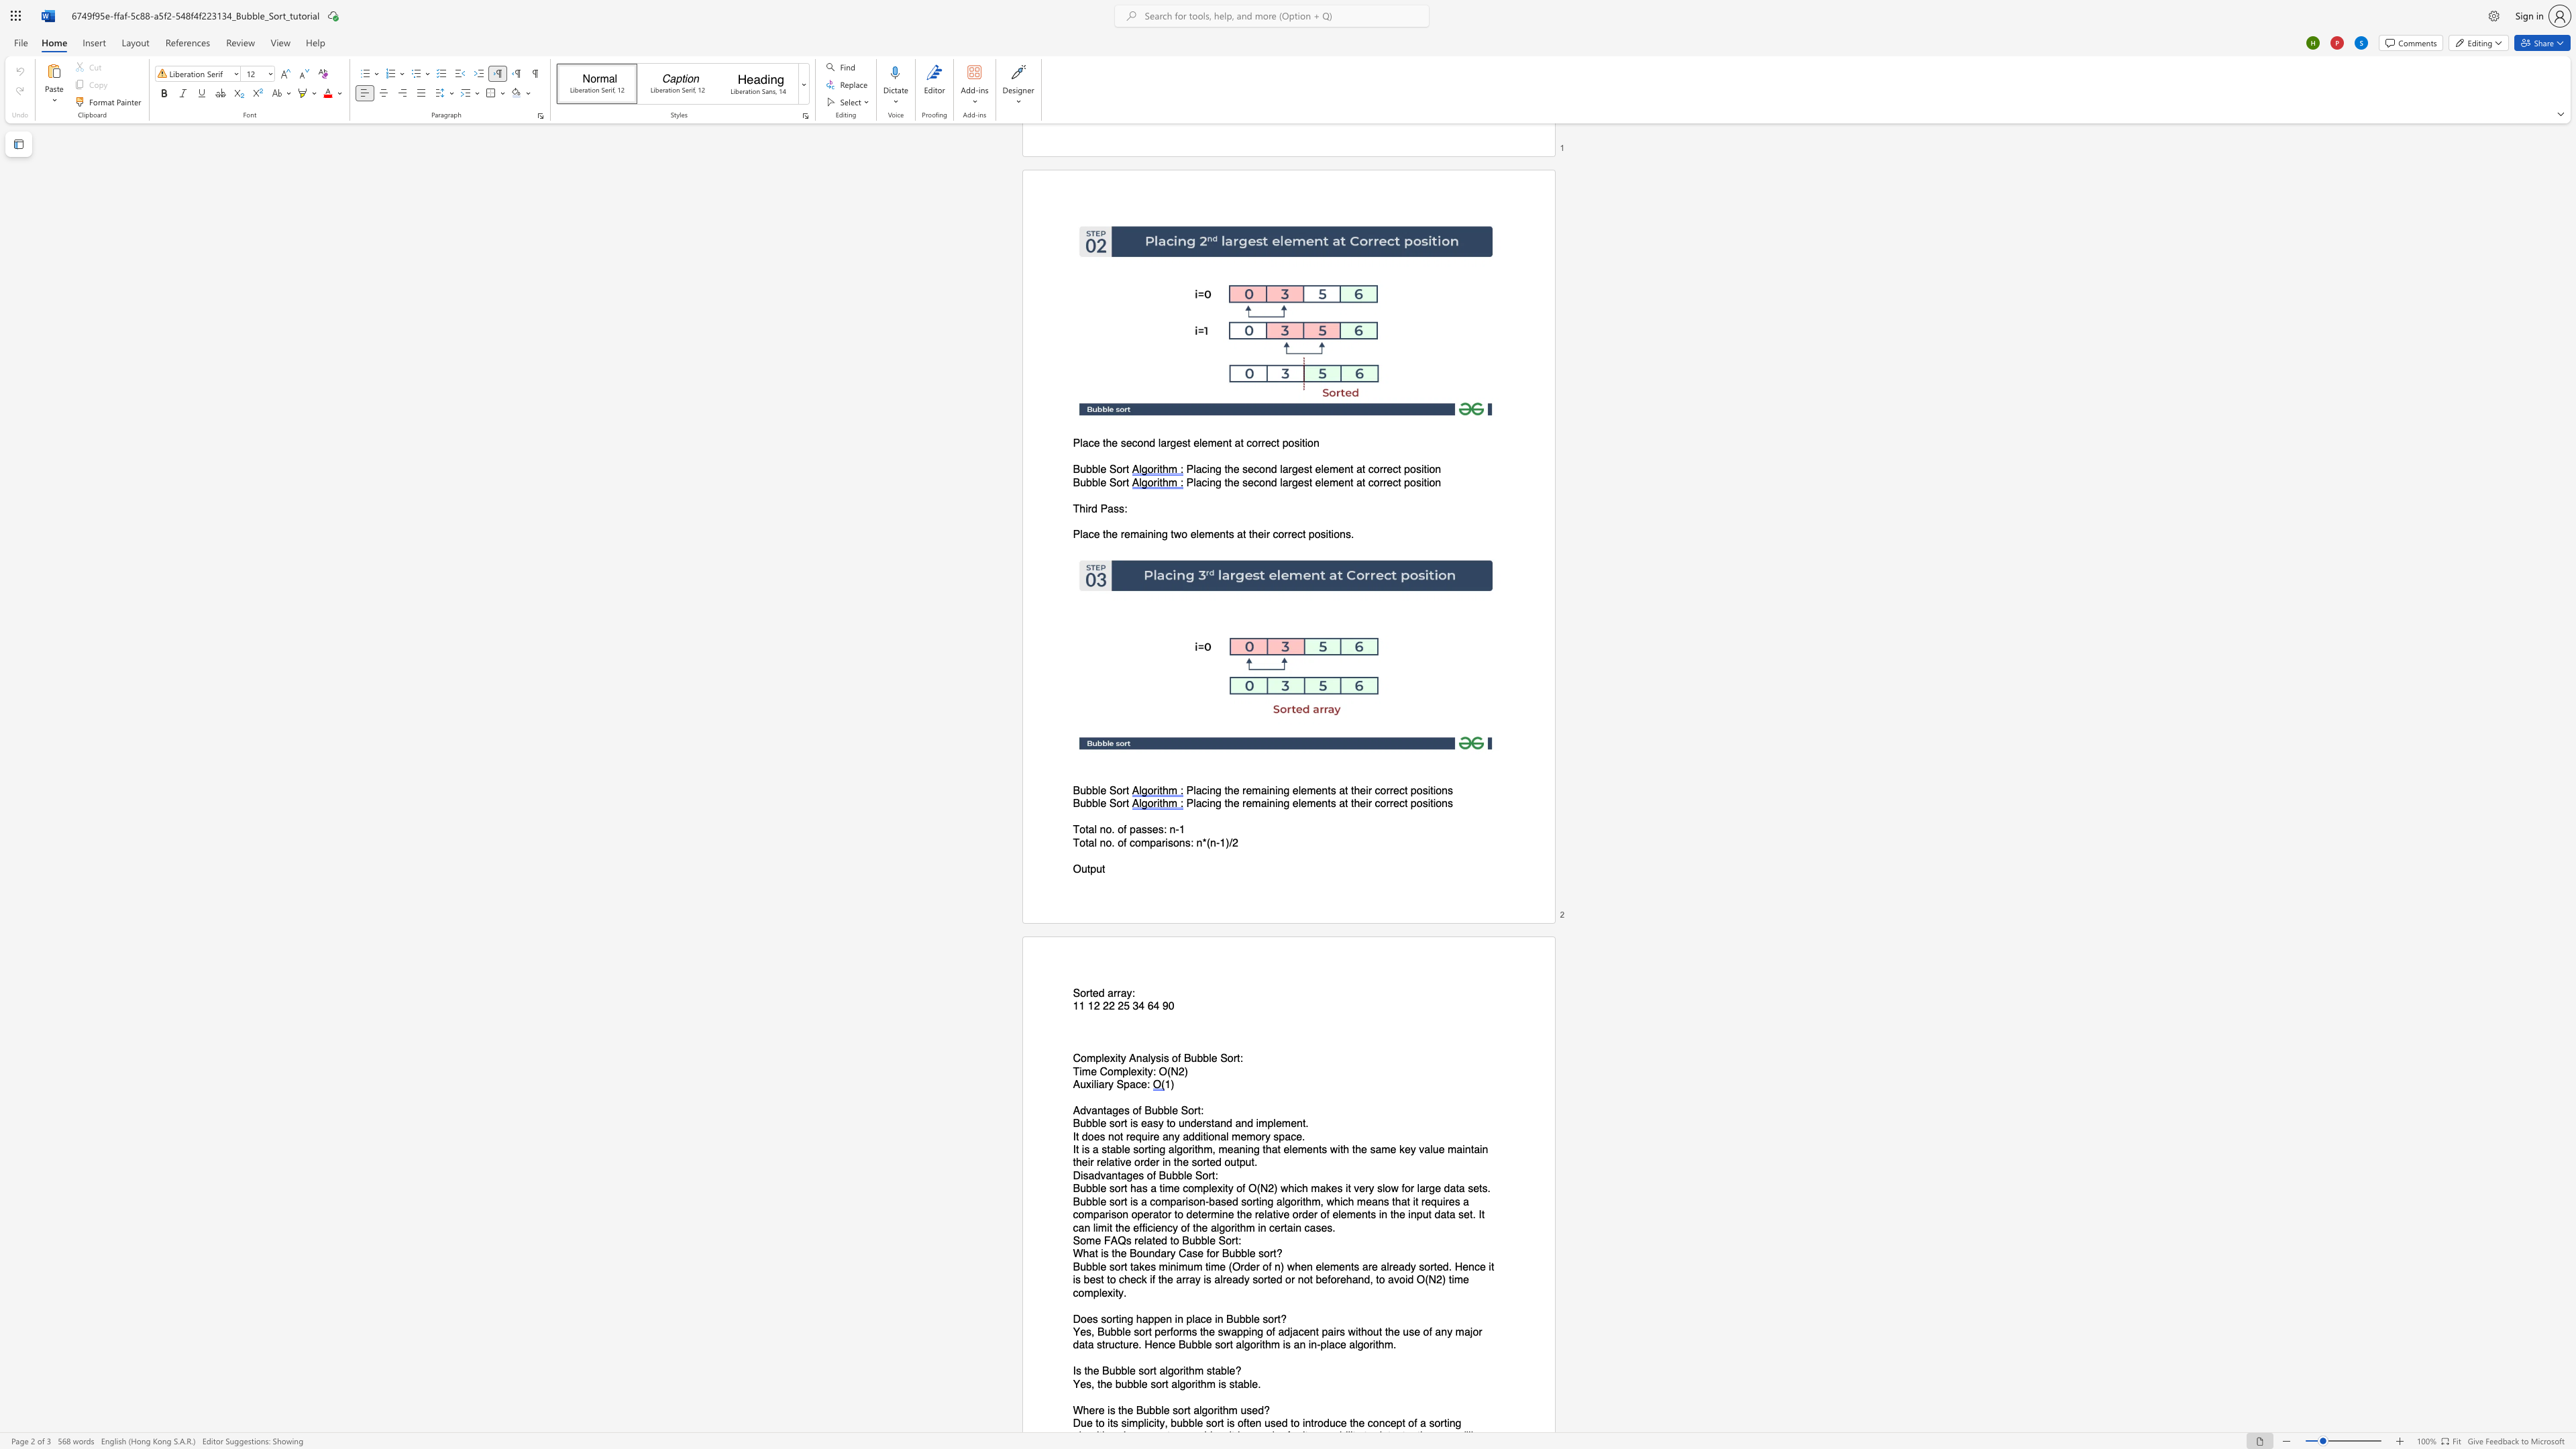  I want to click on the space between the continuous character "o" and "r" in the text, so click(1231, 1240).